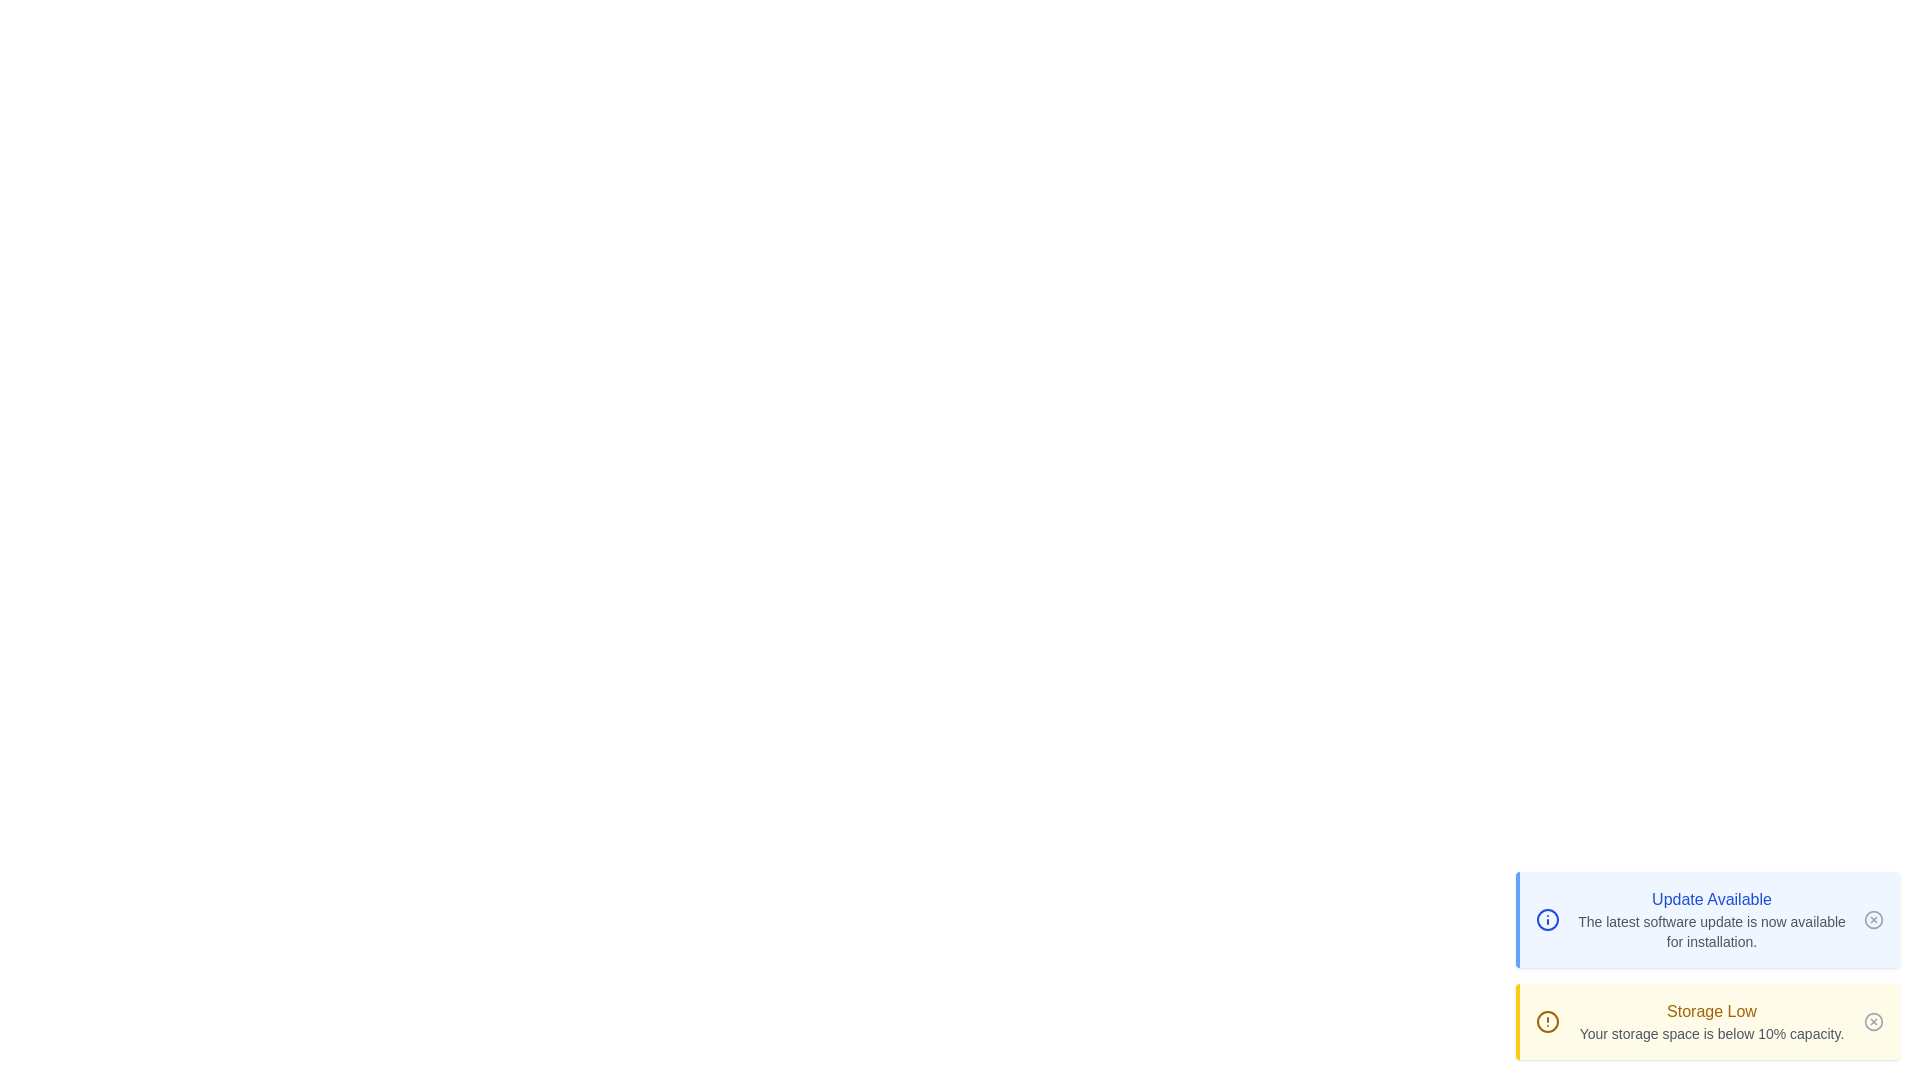 The height and width of the screenshot is (1080, 1920). Describe the element at coordinates (1707, 920) in the screenshot. I see `the notification container to focus it` at that location.